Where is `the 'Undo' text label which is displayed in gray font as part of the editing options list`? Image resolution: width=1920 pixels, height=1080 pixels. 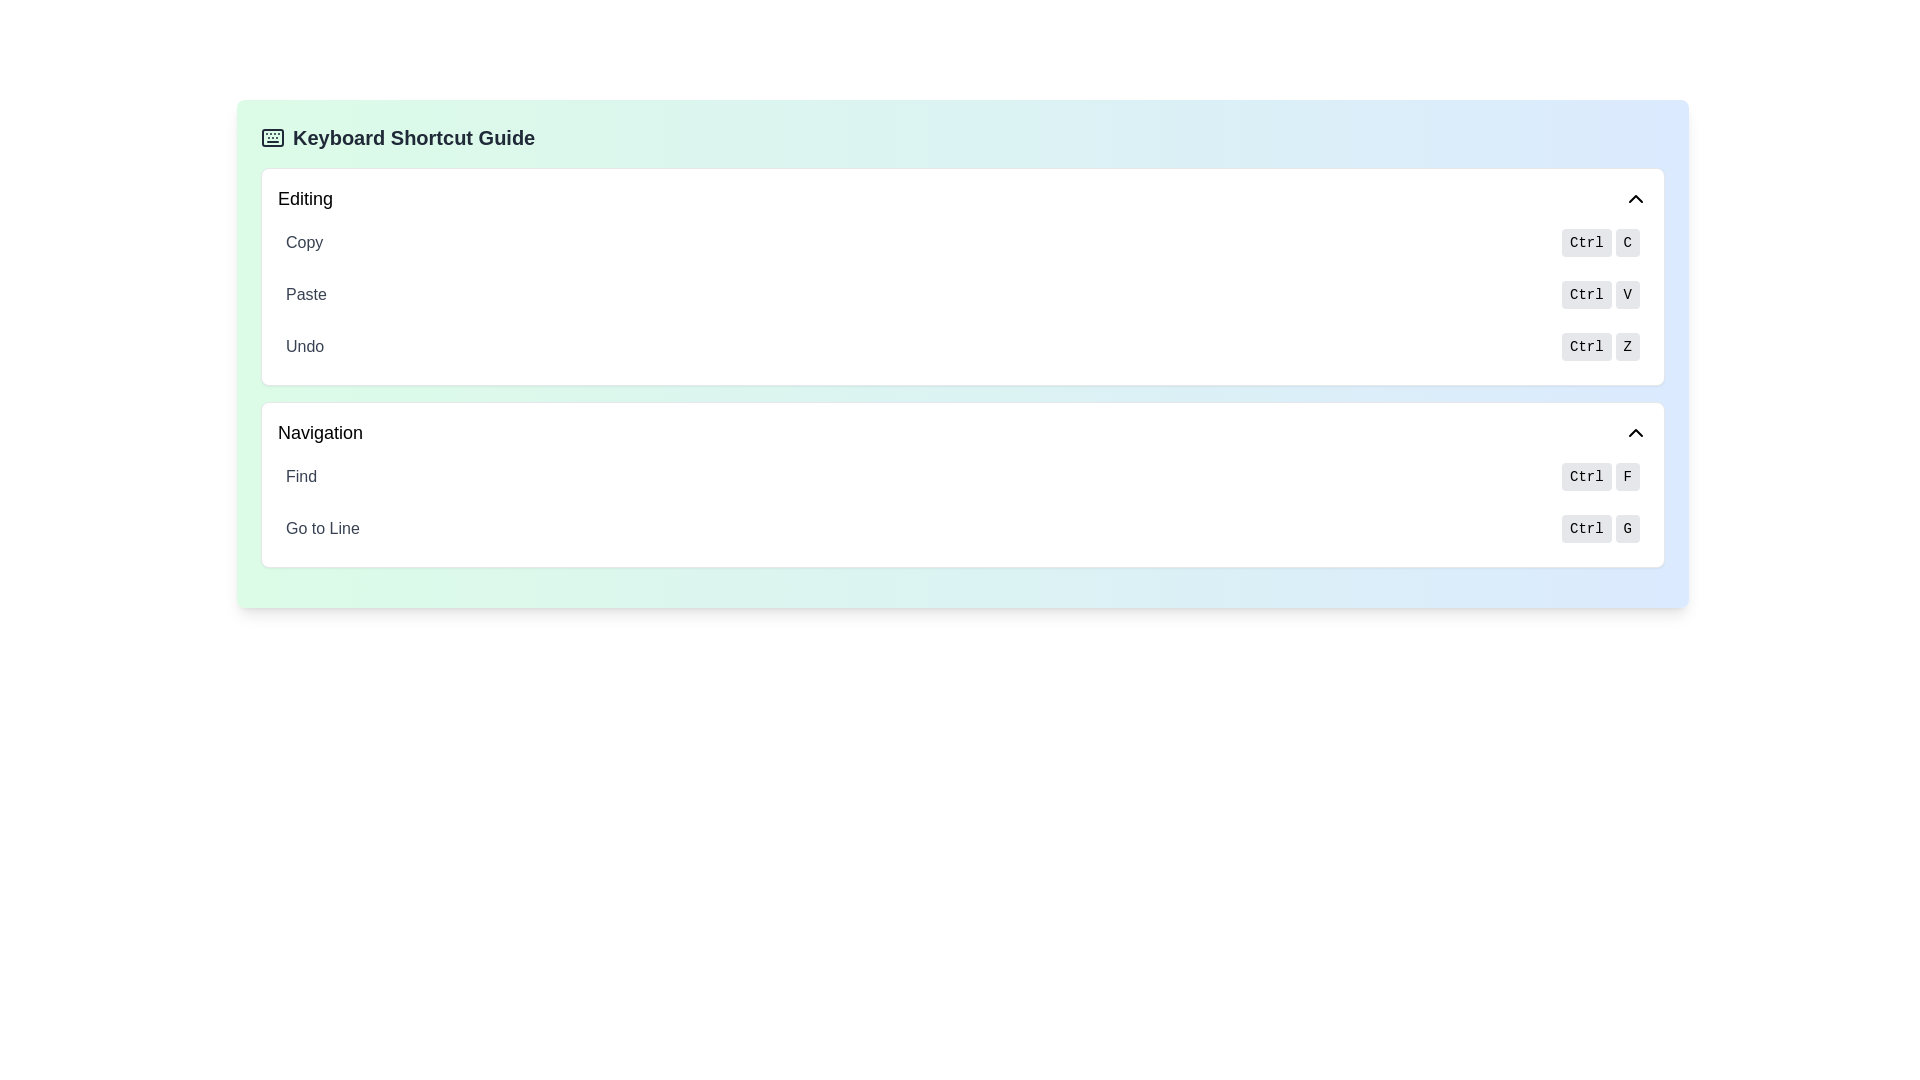 the 'Undo' text label which is displayed in gray font as part of the editing options list is located at coordinates (304, 346).